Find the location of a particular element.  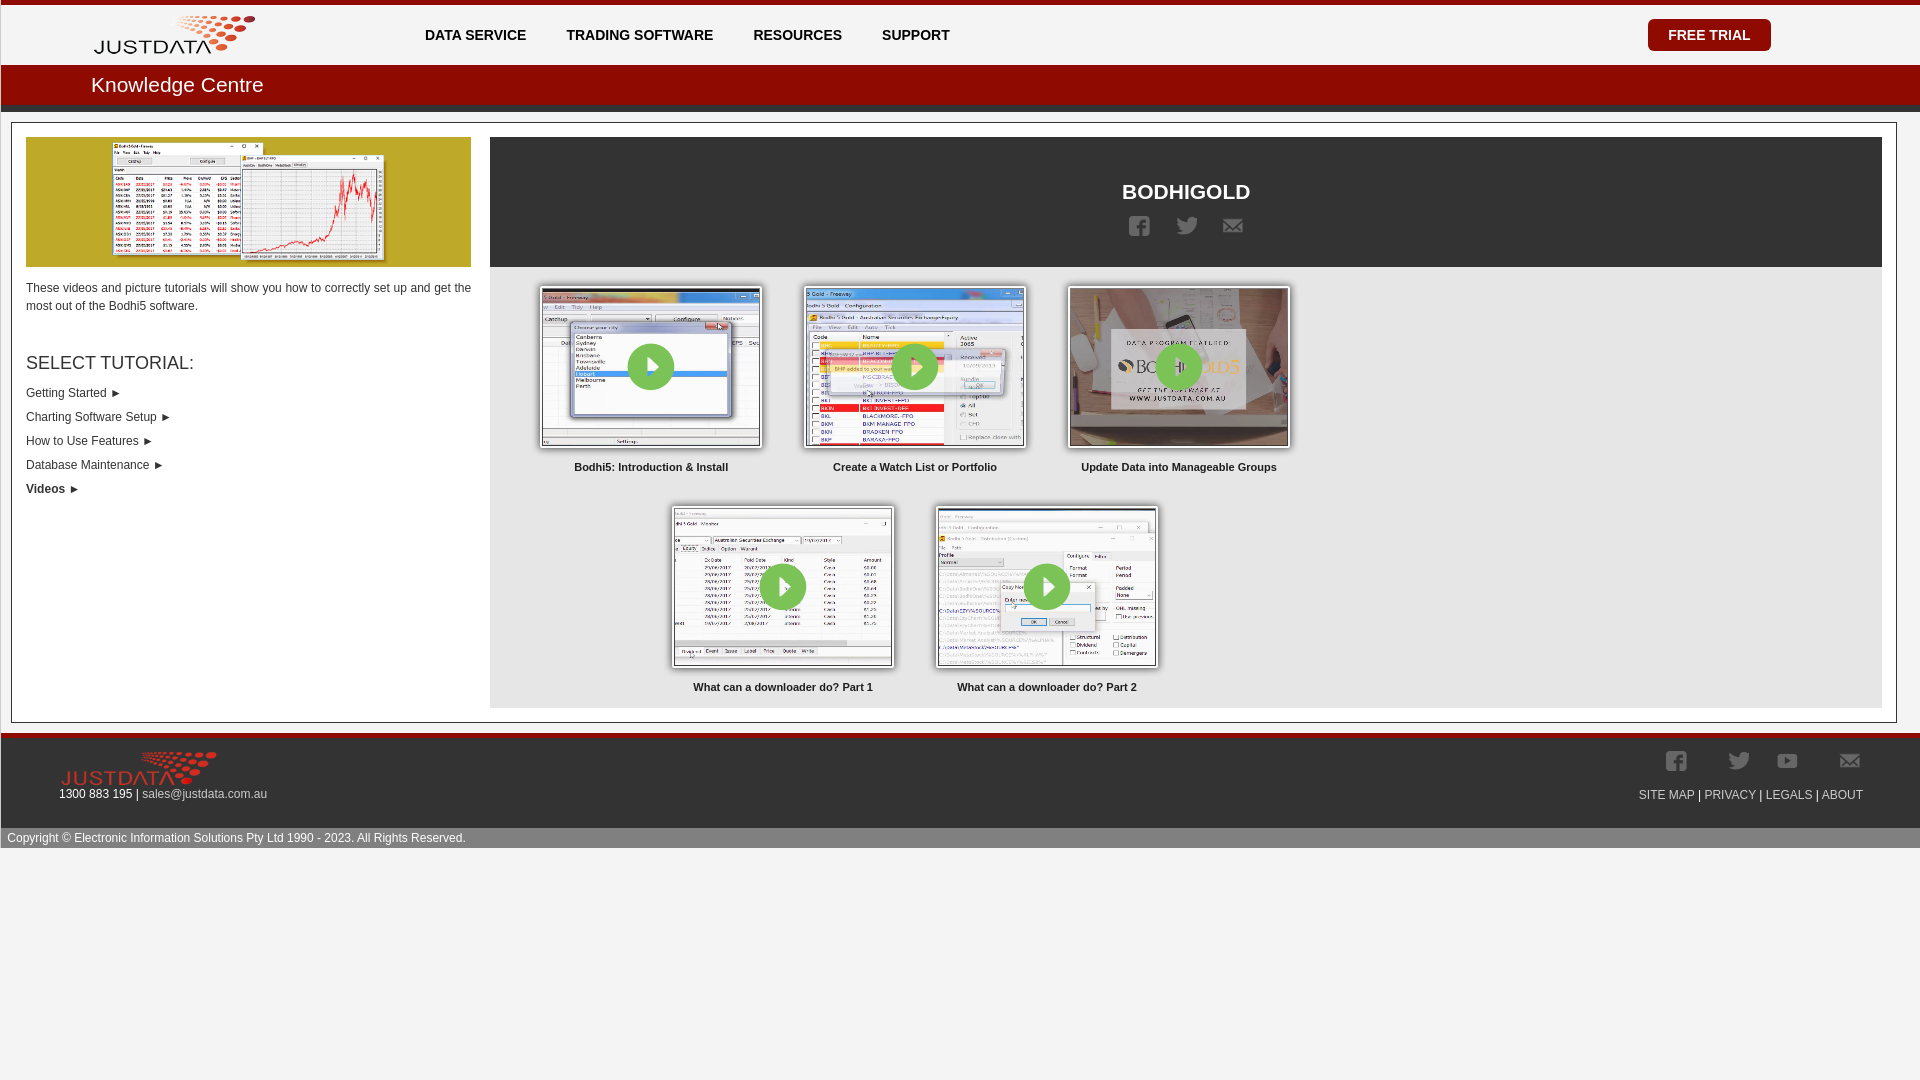

'sales@justdata.com.au' is located at coordinates (204, 793).